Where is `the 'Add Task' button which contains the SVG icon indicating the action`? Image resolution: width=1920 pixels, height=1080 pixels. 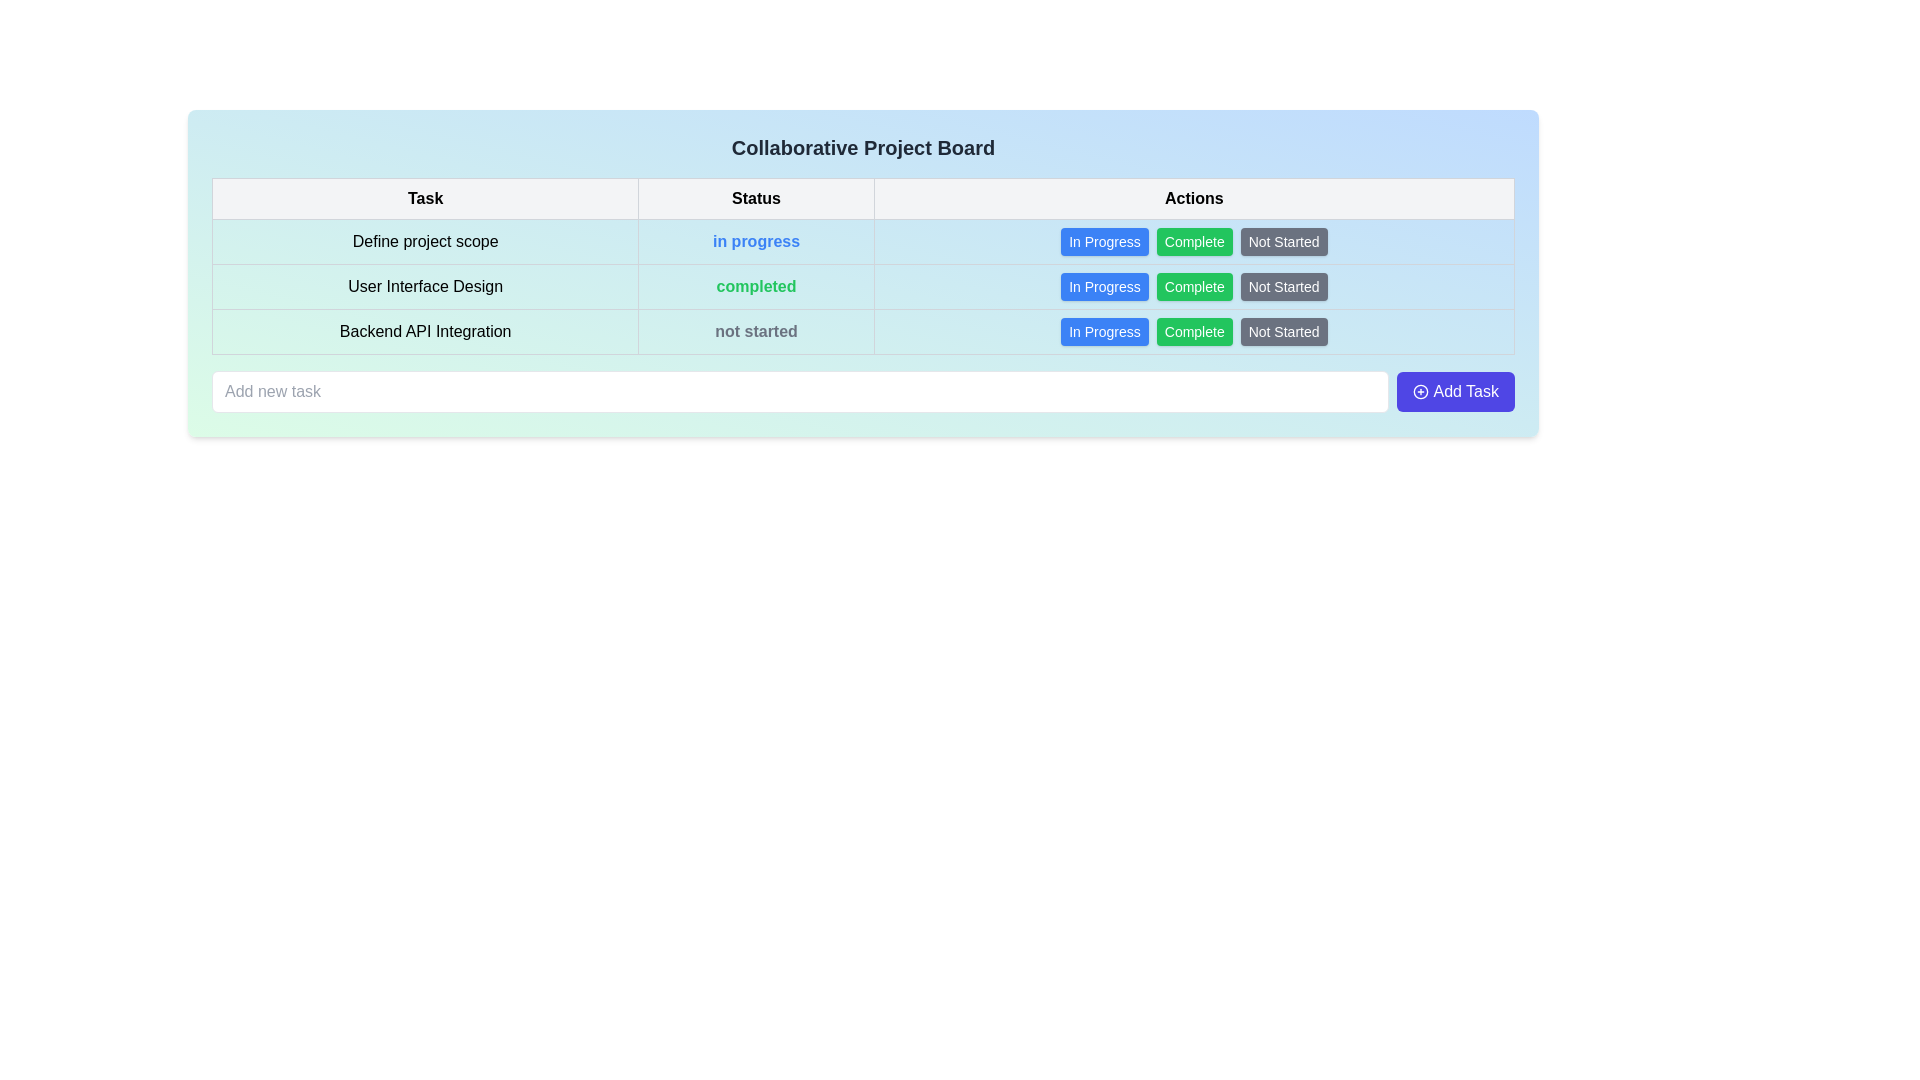 the 'Add Task' button which contains the SVG icon indicating the action is located at coordinates (1420, 392).